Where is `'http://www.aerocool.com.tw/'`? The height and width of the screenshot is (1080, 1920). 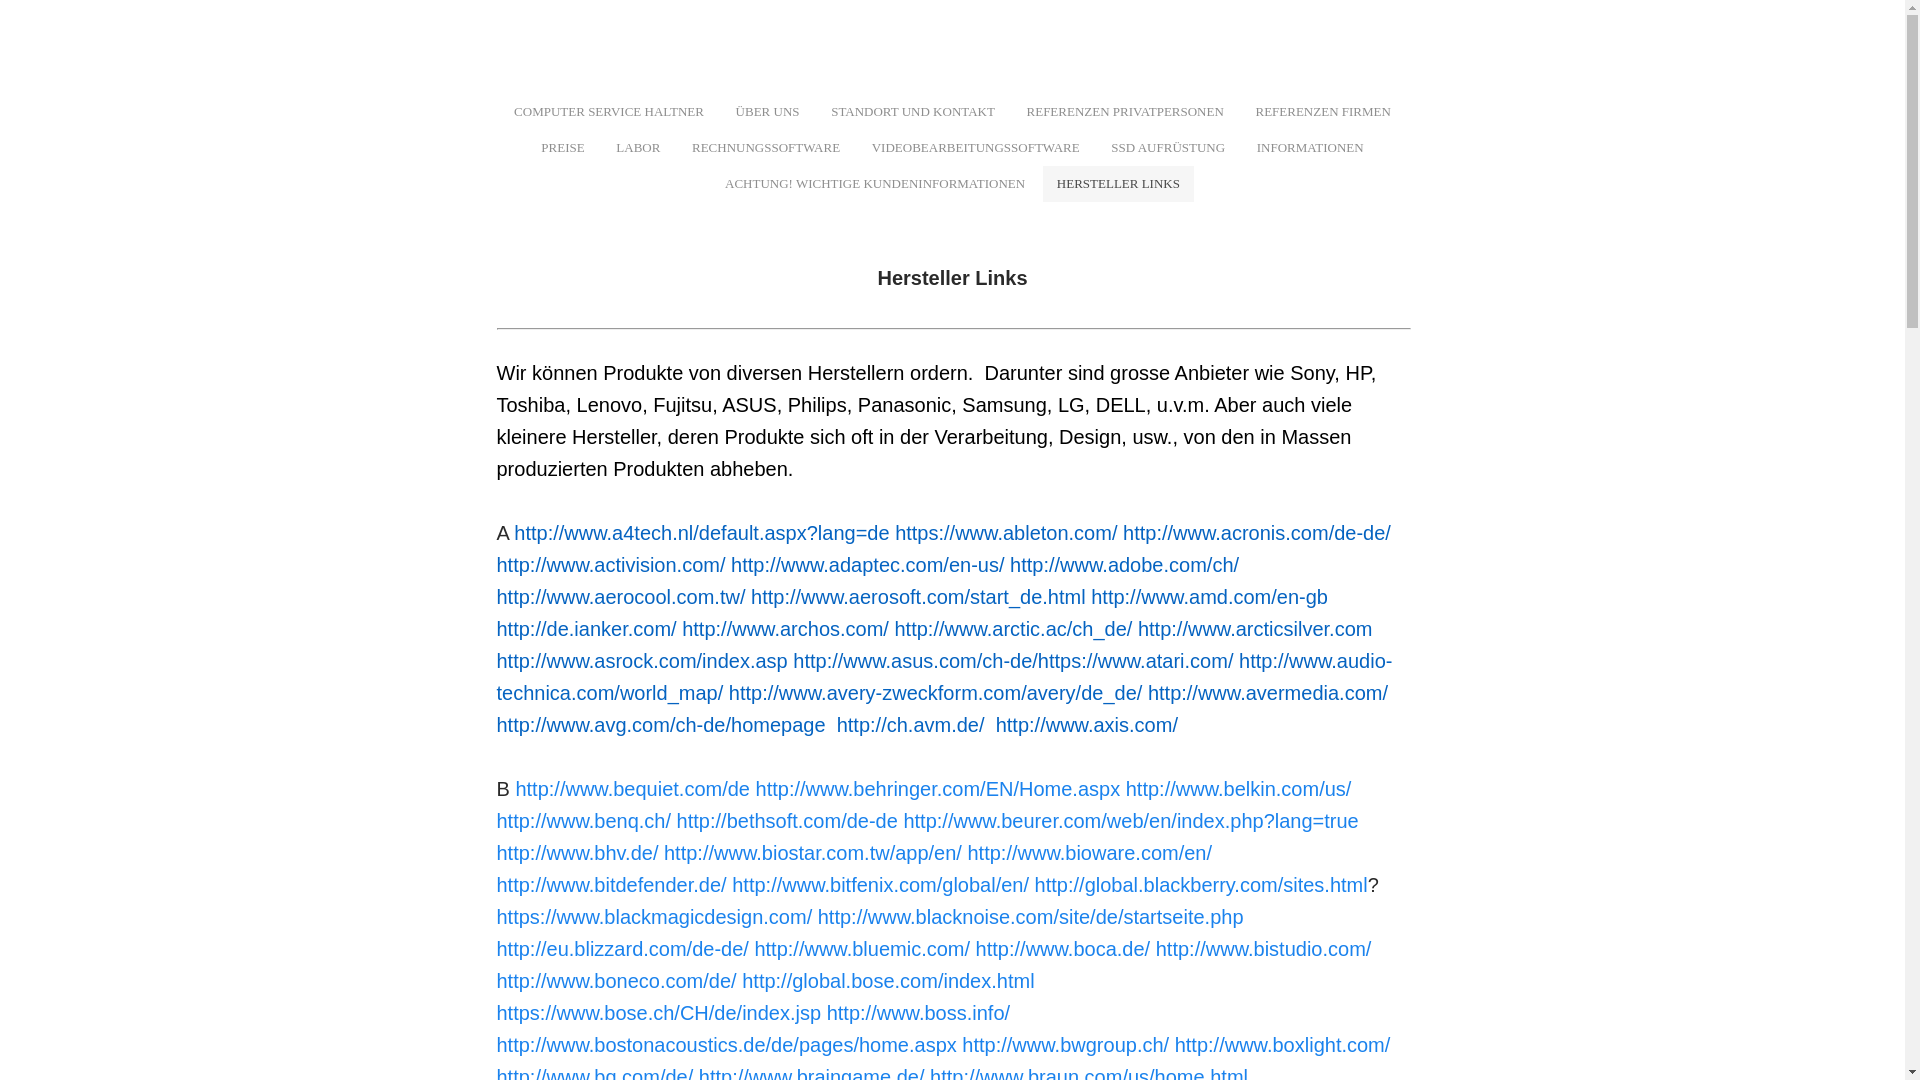 'http://www.aerocool.com.tw/' is located at coordinates (619, 596).